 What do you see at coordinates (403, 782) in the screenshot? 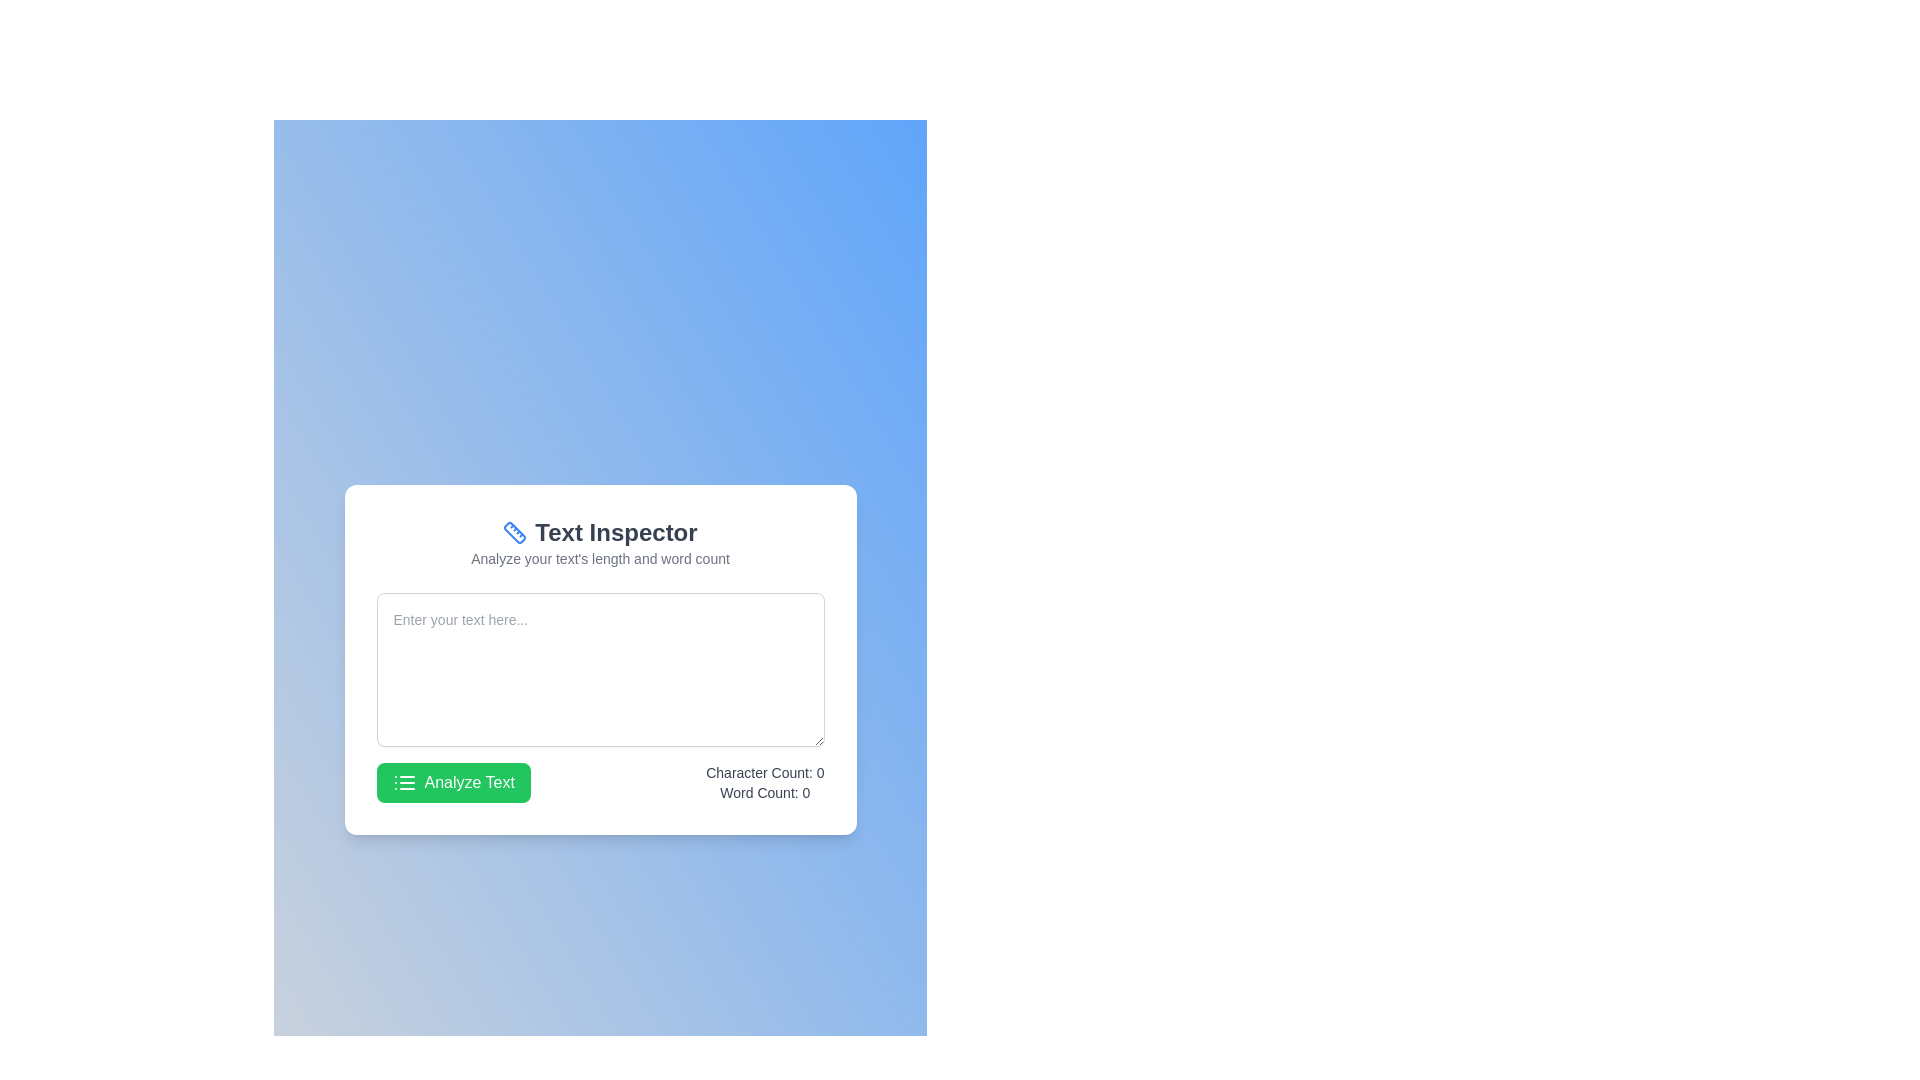
I see `the small icon with three horizontal lines, resembling a list, which is located to the left of the 'Analyze Text' button` at bounding box center [403, 782].